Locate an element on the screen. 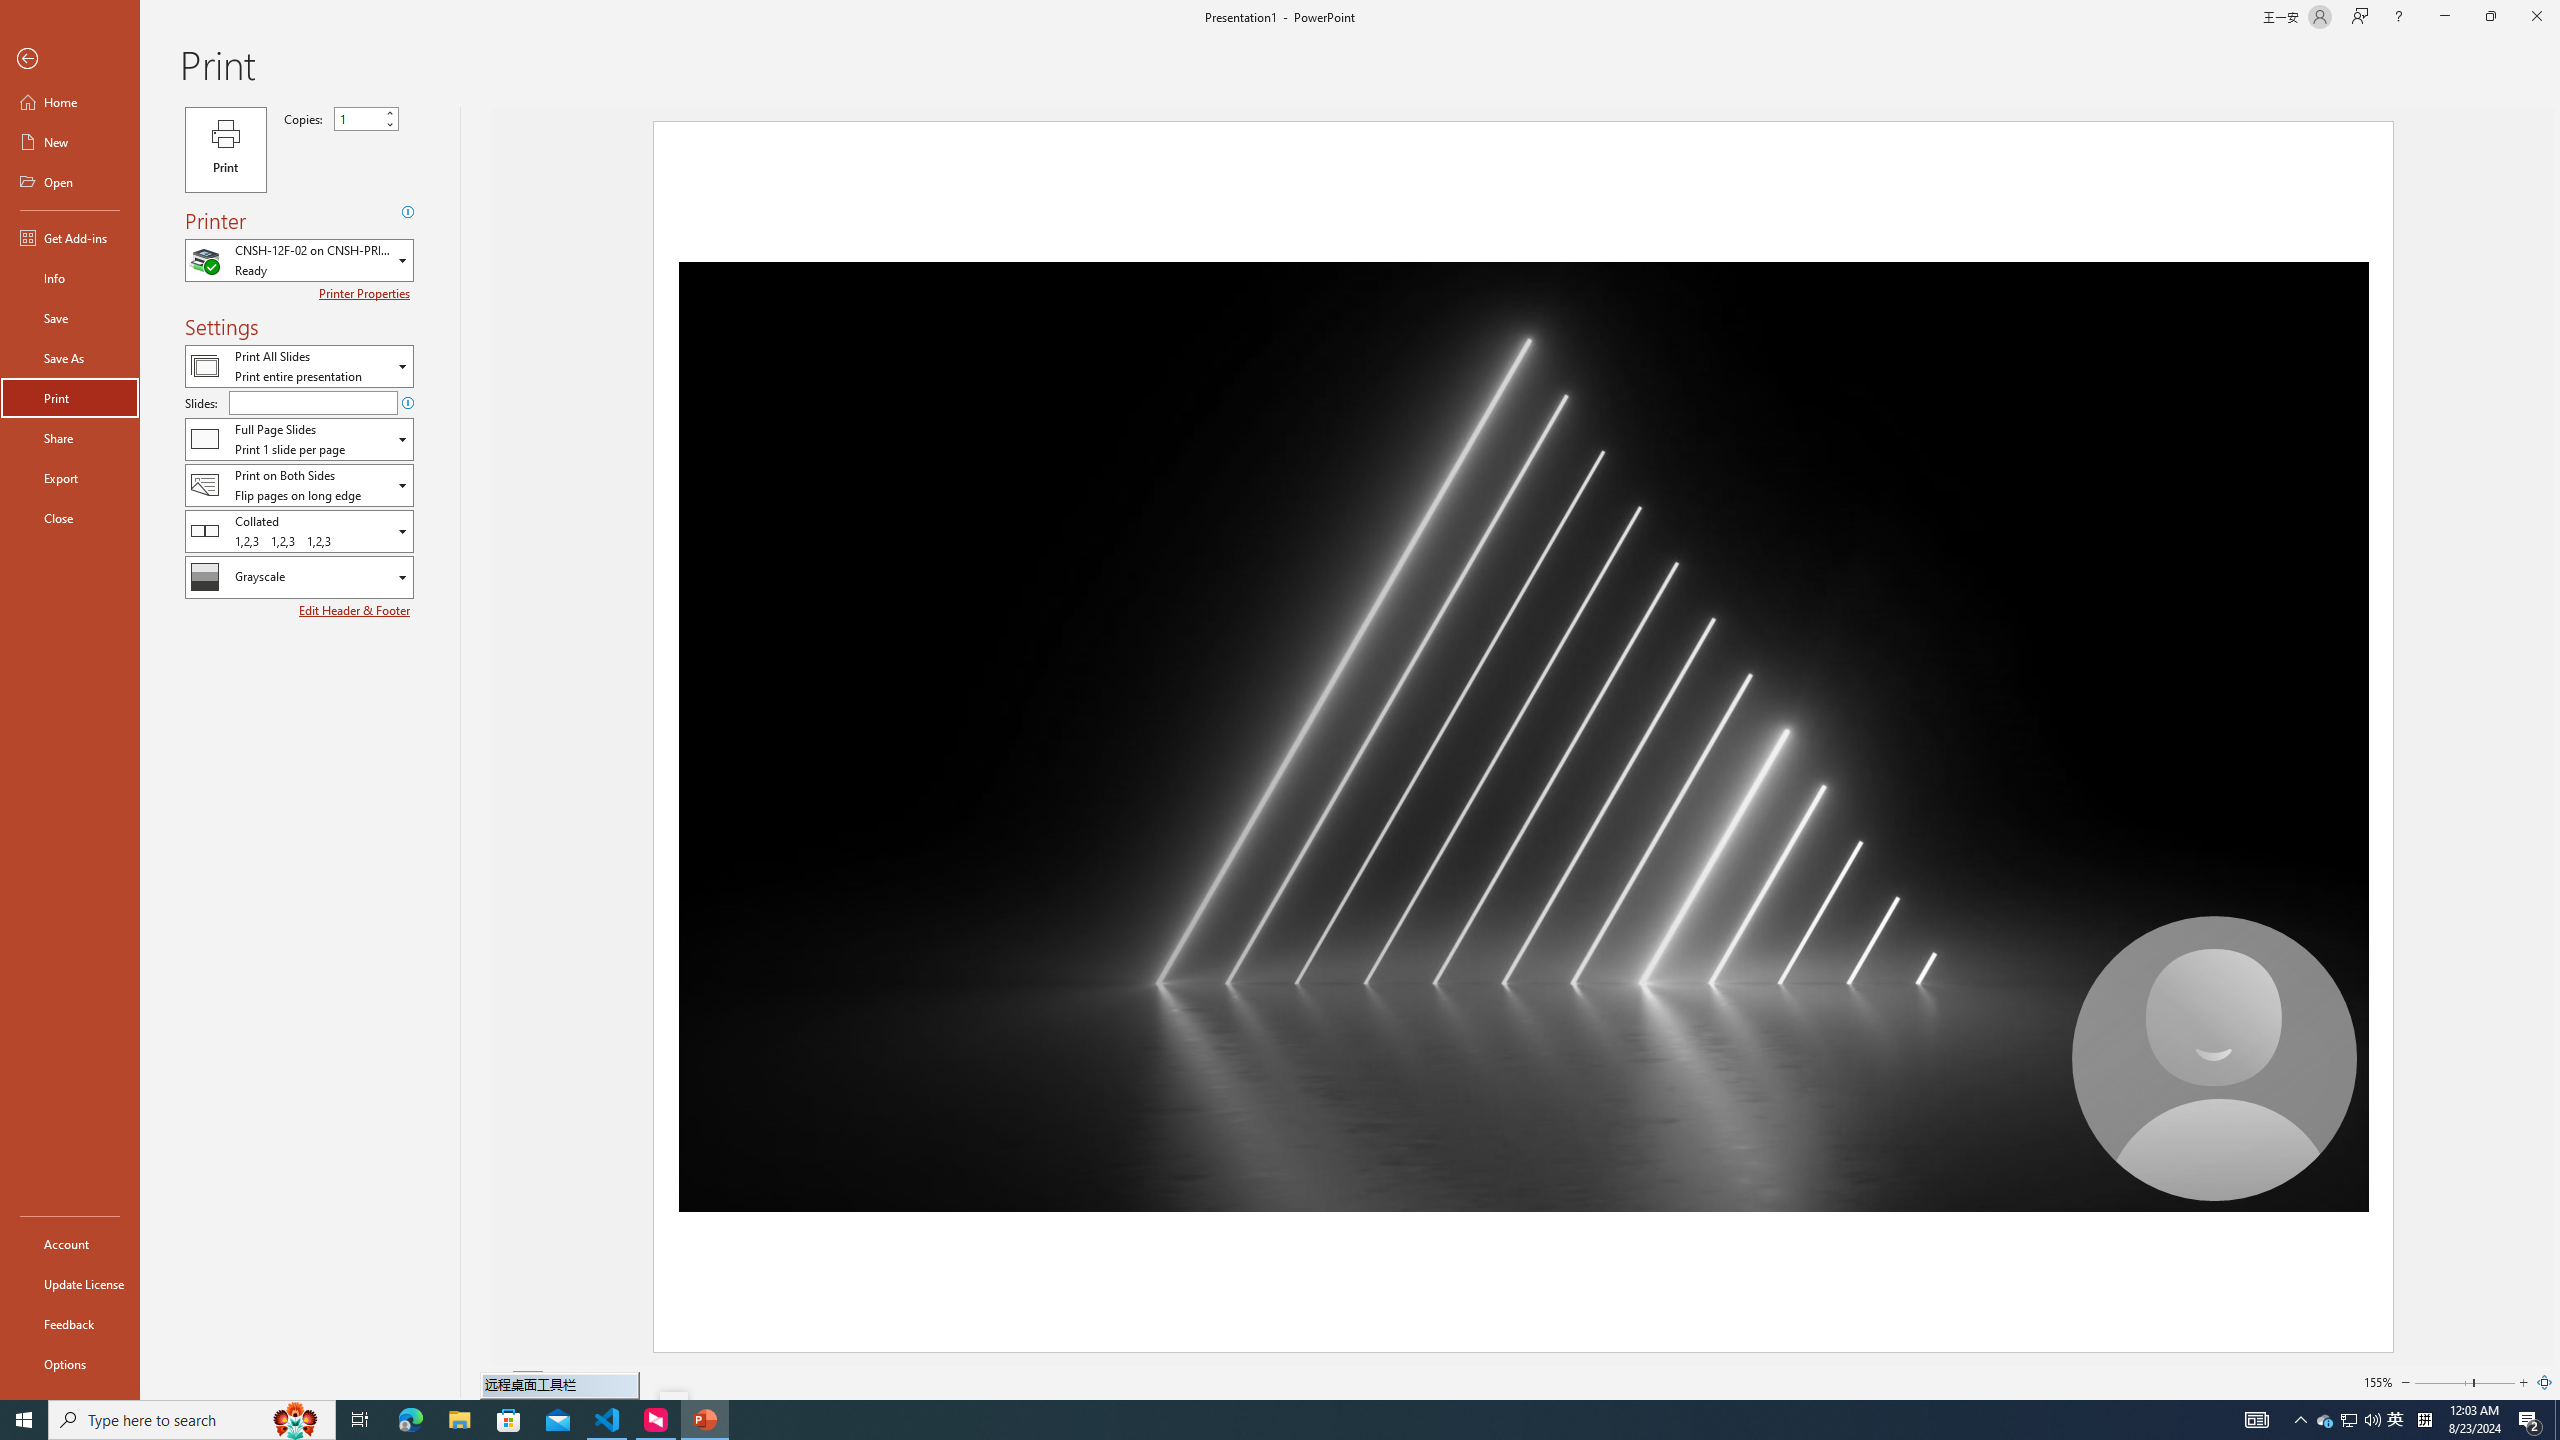 The height and width of the screenshot is (1440, 2560). 'Page left' is located at coordinates (2442, 1382).